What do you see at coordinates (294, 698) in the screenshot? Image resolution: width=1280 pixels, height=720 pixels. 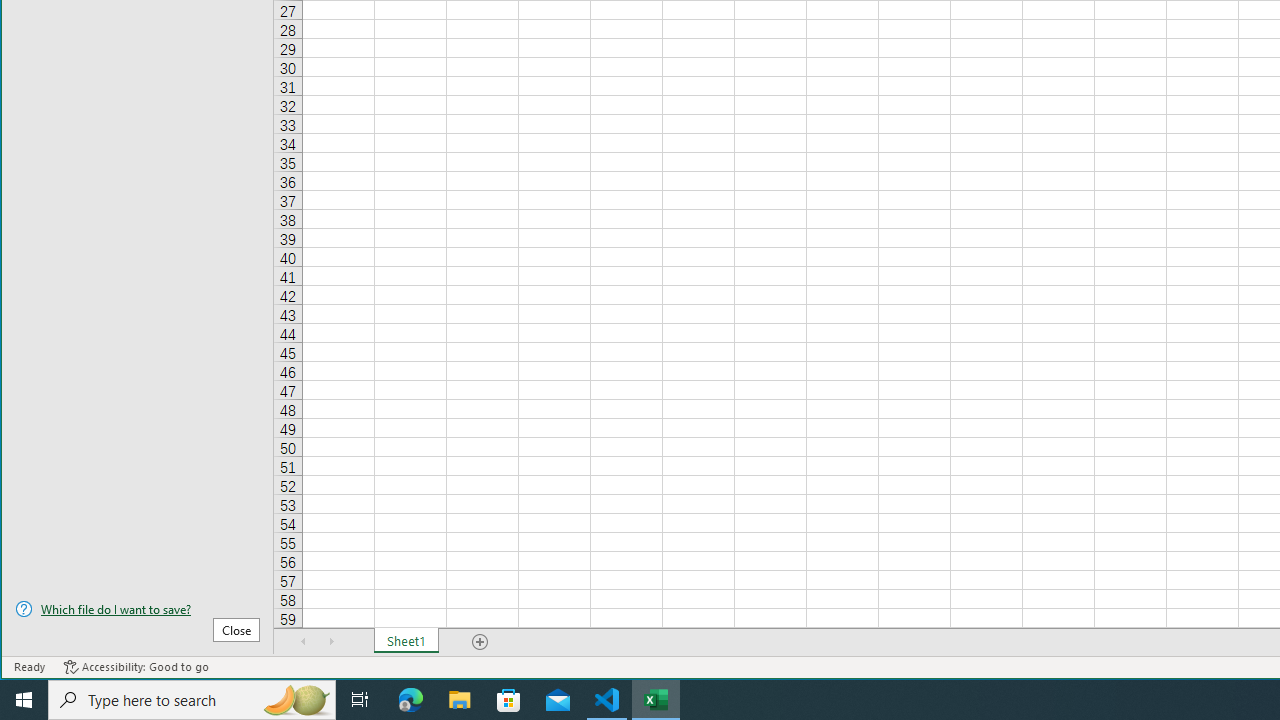 I see `'Search highlights icon opens search home window'` at bounding box center [294, 698].